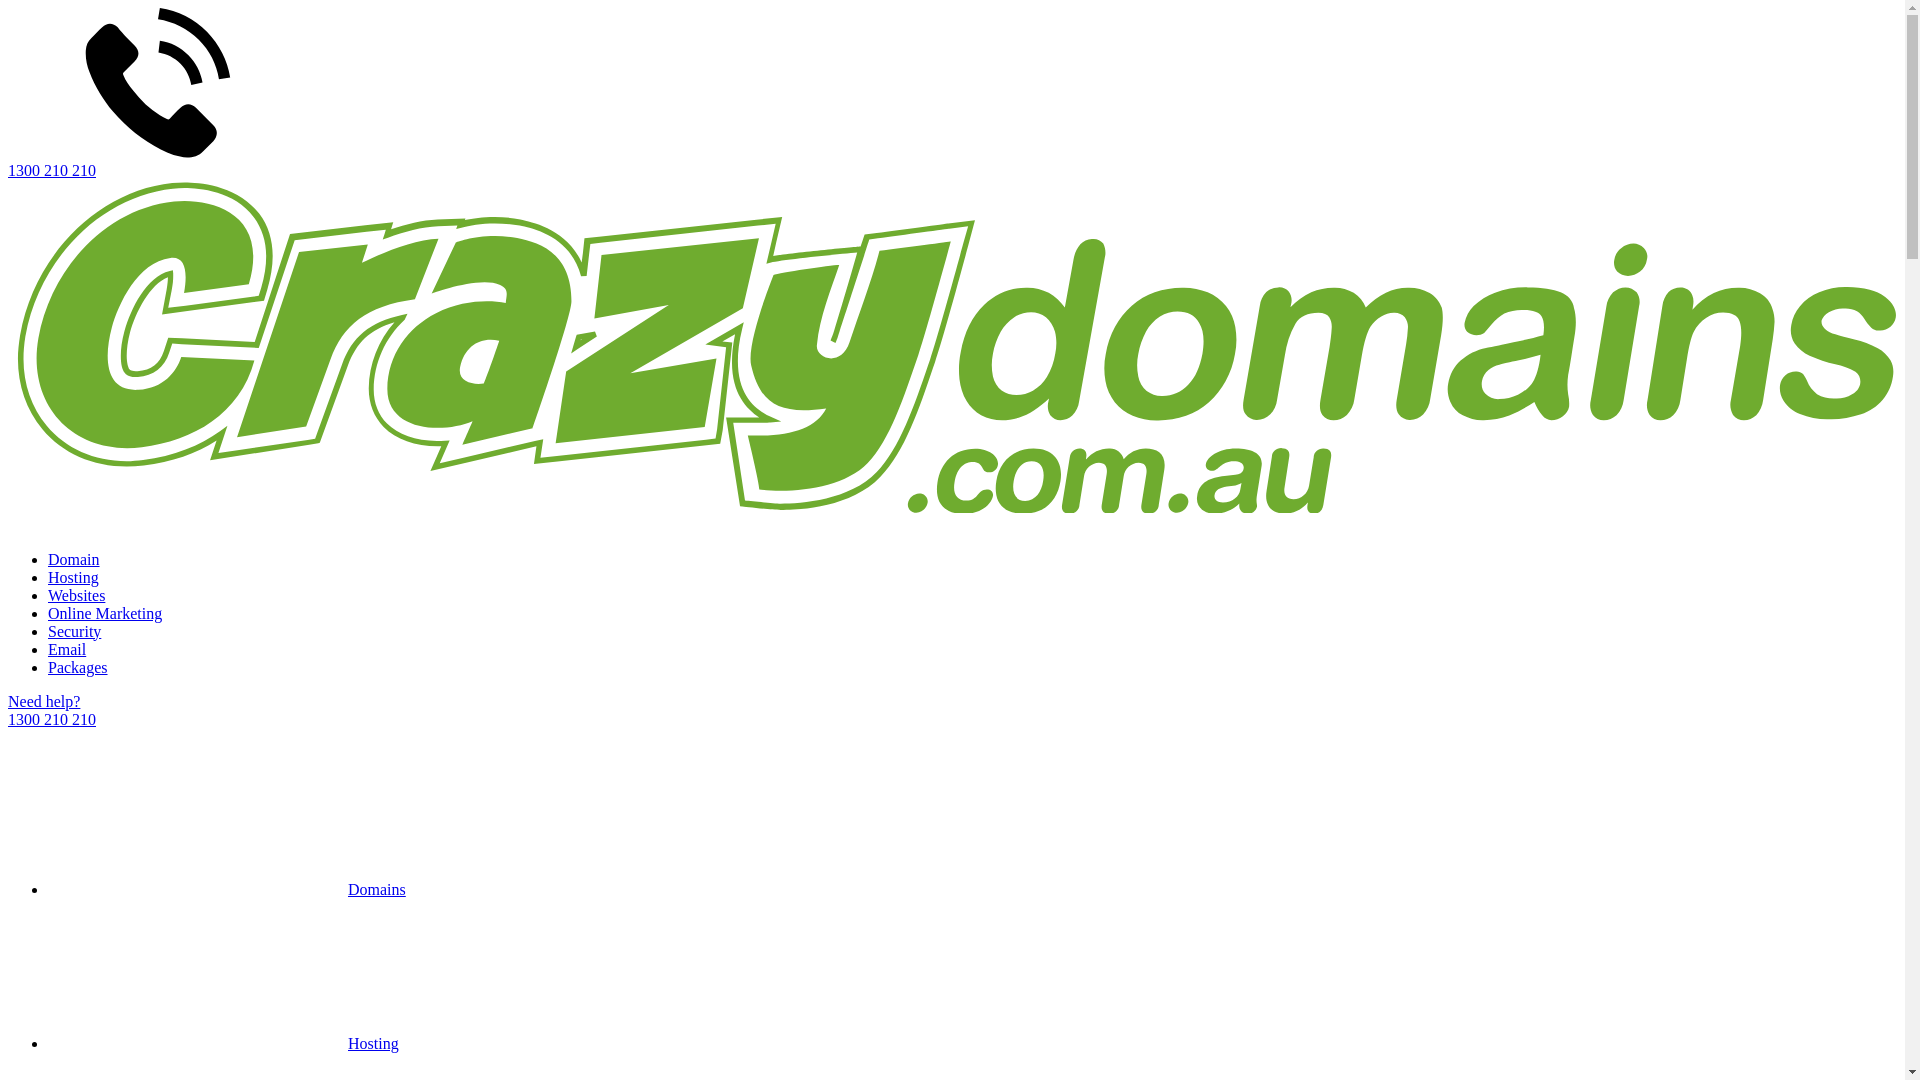  What do you see at coordinates (73, 559) in the screenshot?
I see `'Domain'` at bounding box center [73, 559].